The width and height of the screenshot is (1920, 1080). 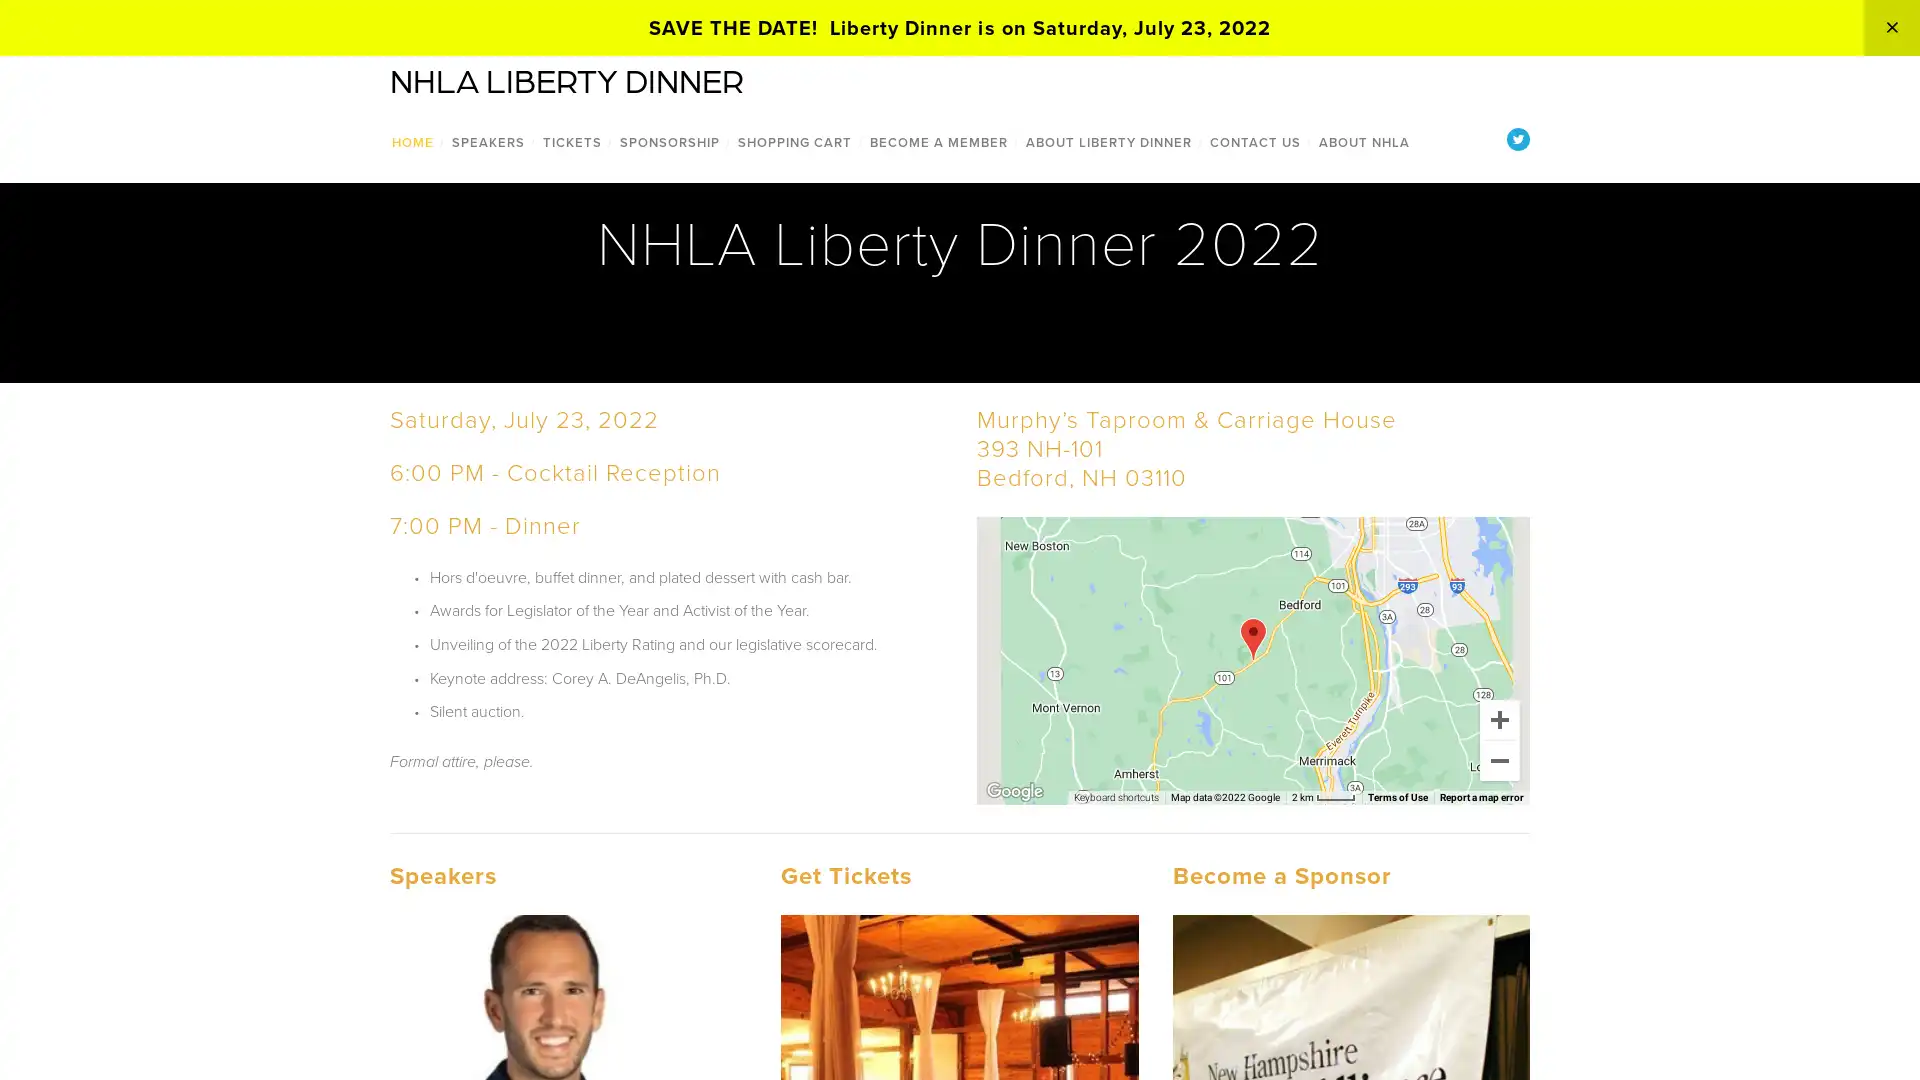 What do you see at coordinates (1115, 796) in the screenshot?
I see `Keyboard shortcuts` at bounding box center [1115, 796].